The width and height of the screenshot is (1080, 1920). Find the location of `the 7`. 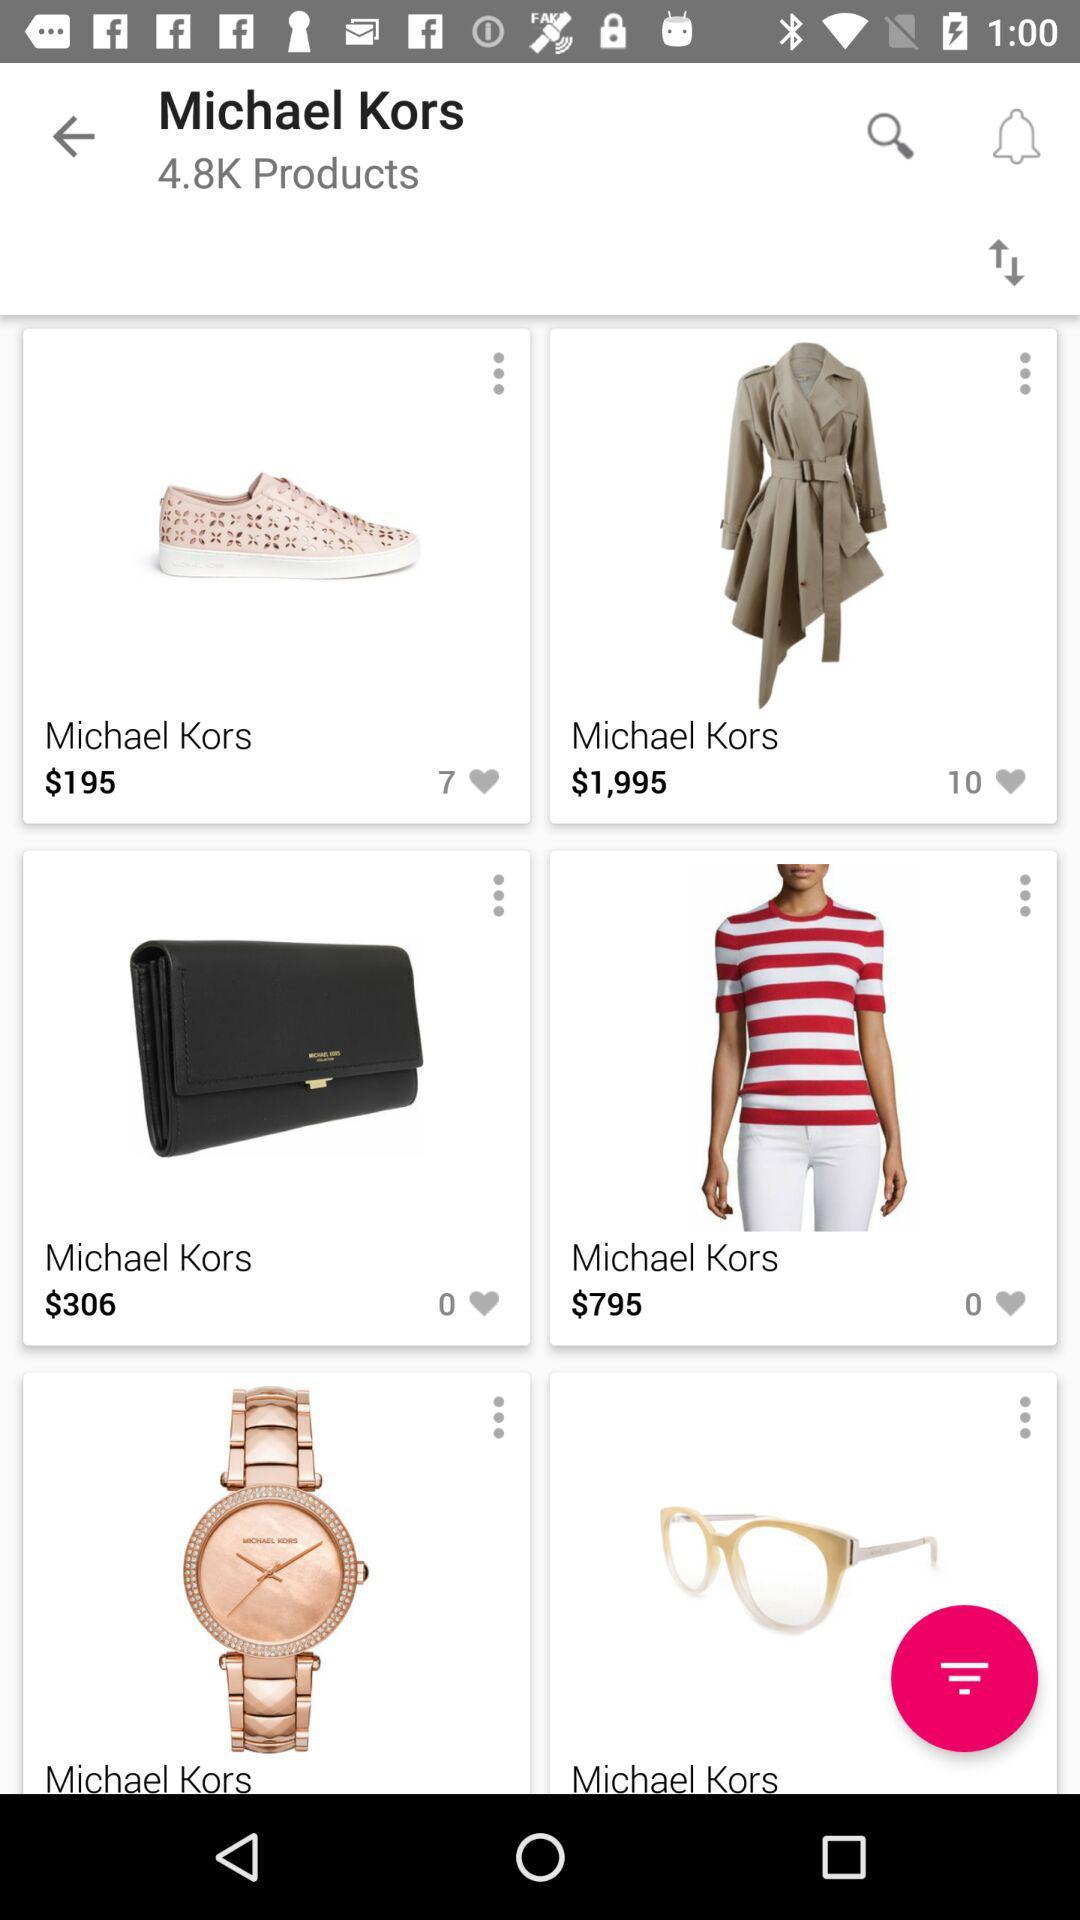

the 7 is located at coordinates (393, 780).